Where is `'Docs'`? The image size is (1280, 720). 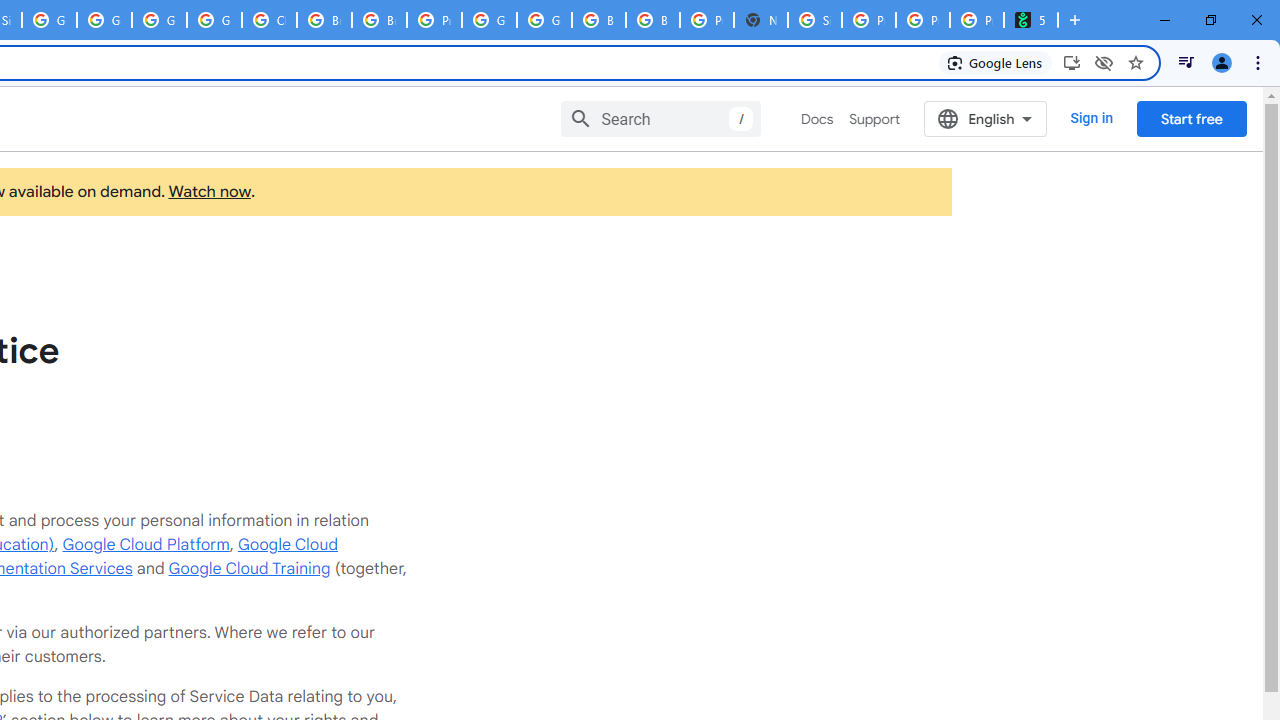 'Docs' is located at coordinates (817, 119).